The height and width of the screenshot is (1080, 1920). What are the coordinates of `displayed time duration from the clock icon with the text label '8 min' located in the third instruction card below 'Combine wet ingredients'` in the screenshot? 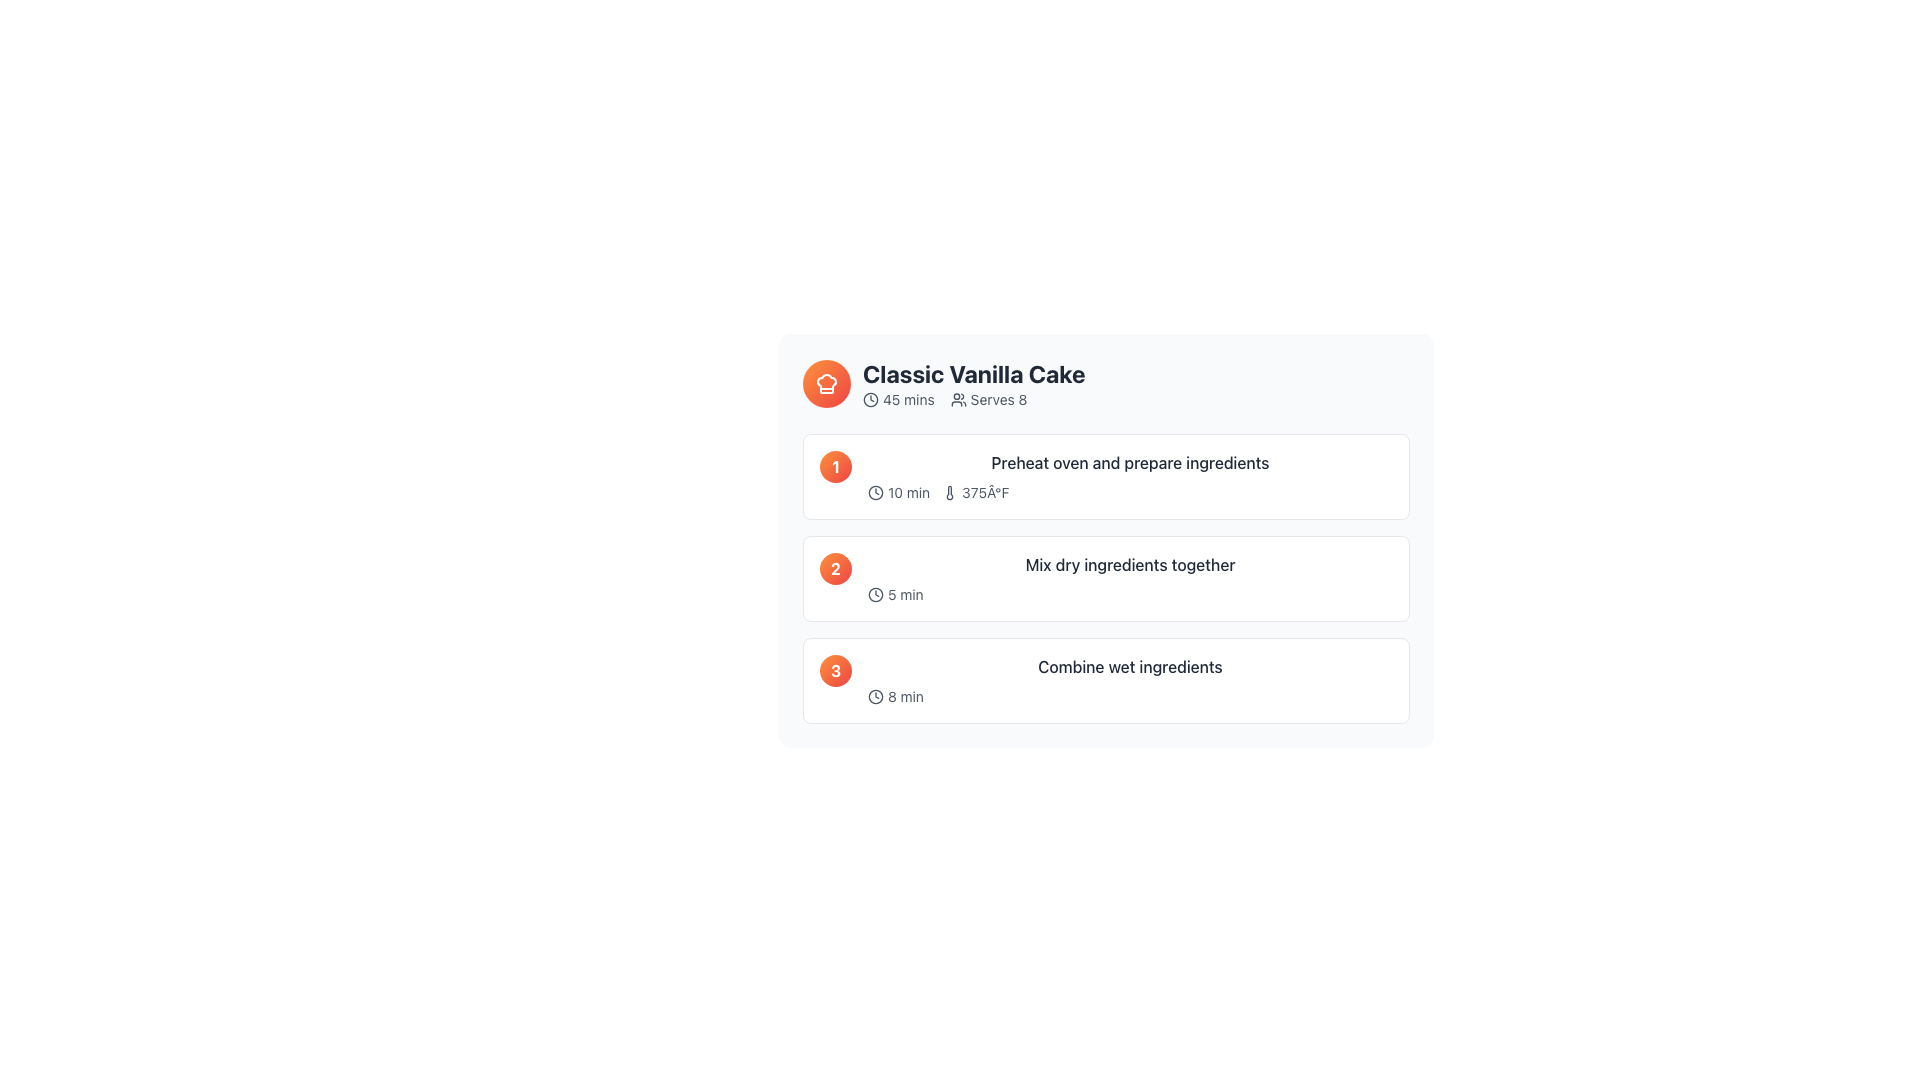 It's located at (895, 696).